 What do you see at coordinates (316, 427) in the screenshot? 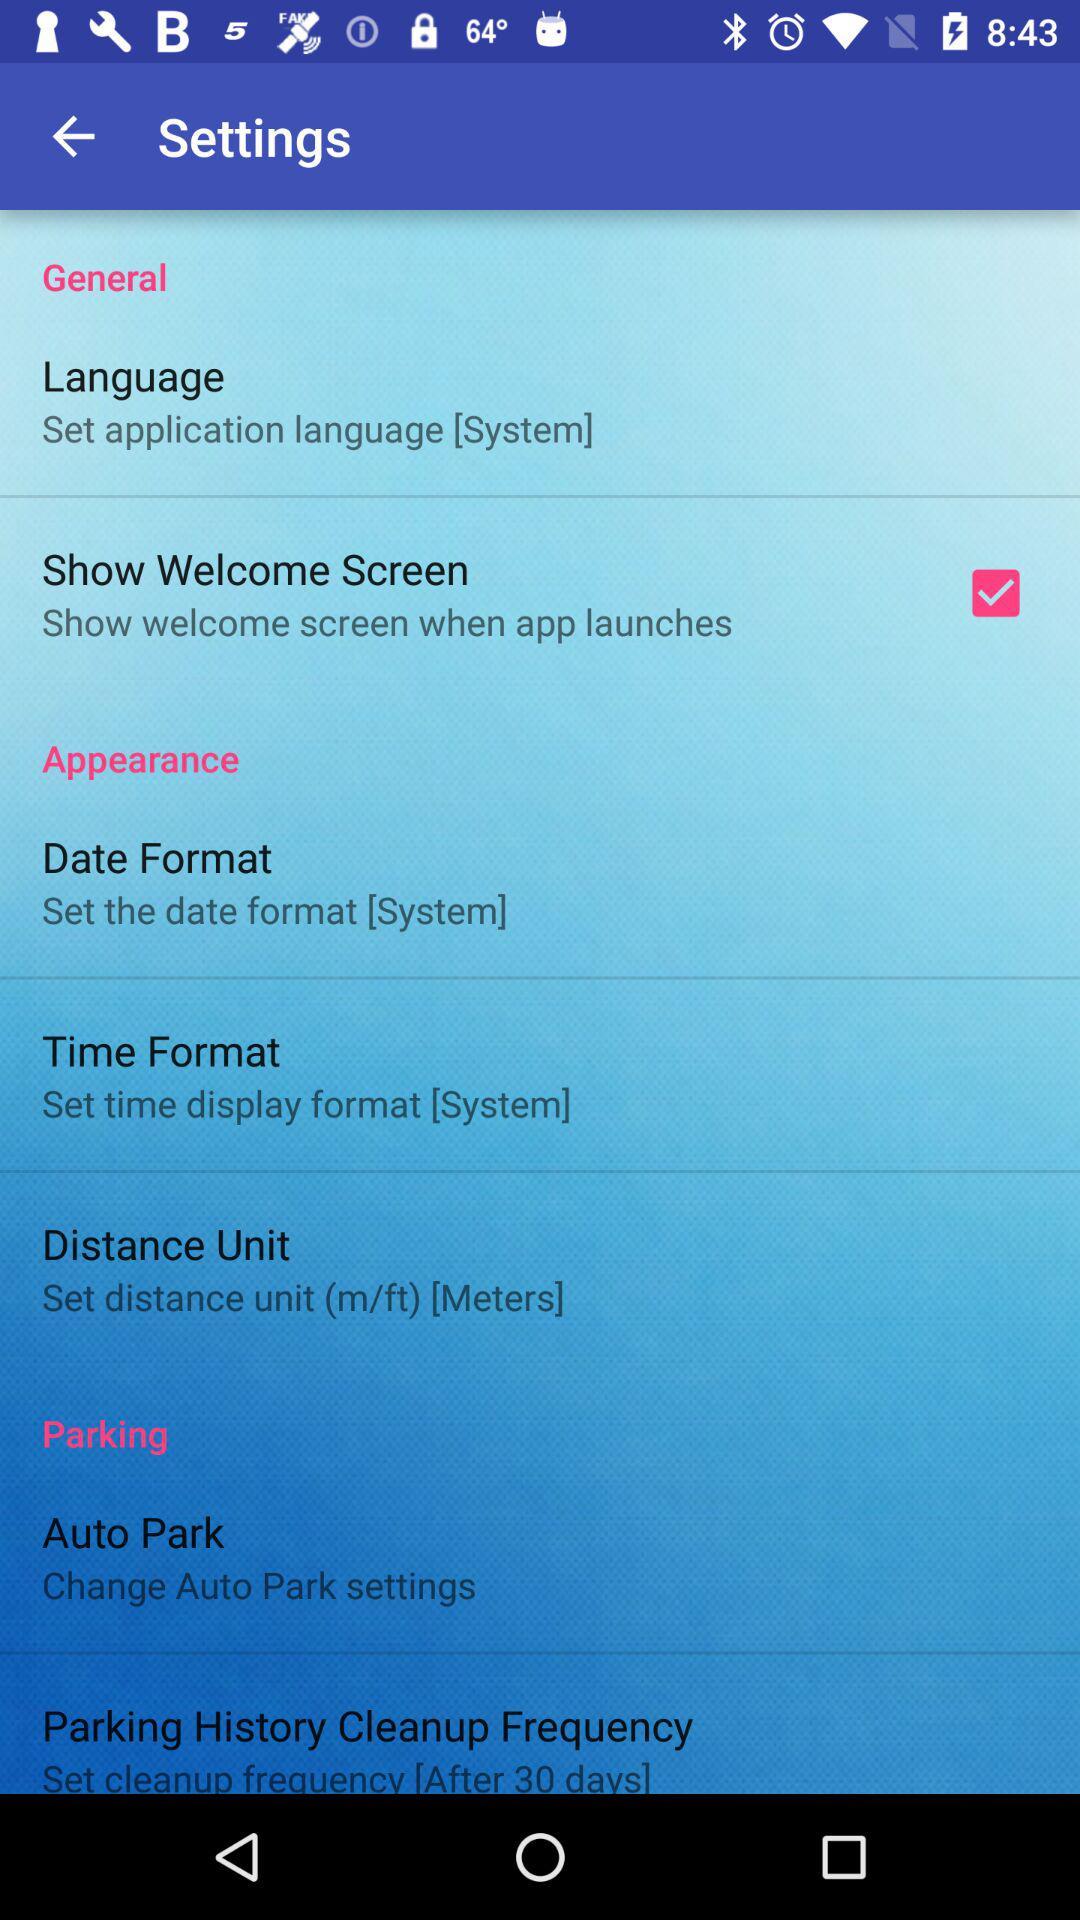
I see `icon above show welcome screen icon` at bounding box center [316, 427].